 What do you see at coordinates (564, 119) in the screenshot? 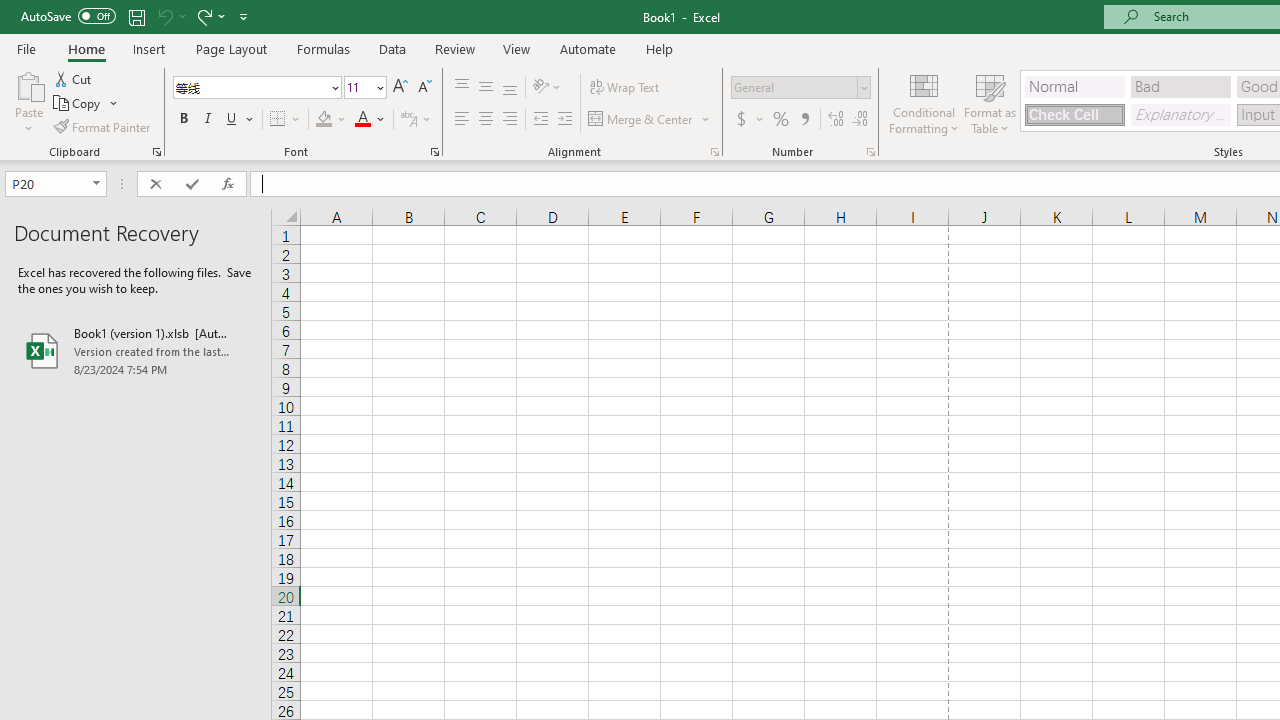
I see `'Increase Indent'` at bounding box center [564, 119].